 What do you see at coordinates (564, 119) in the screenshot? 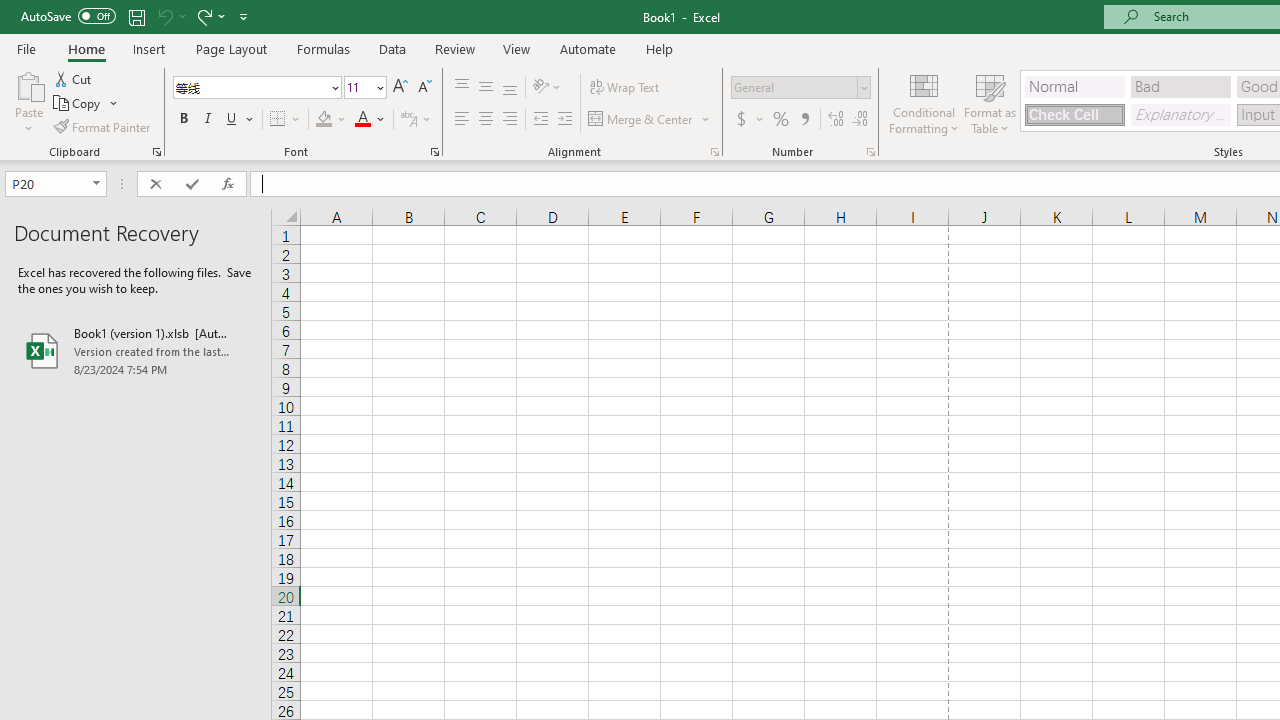
I see `'Increase Indent'` at bounding box center [564, 119].